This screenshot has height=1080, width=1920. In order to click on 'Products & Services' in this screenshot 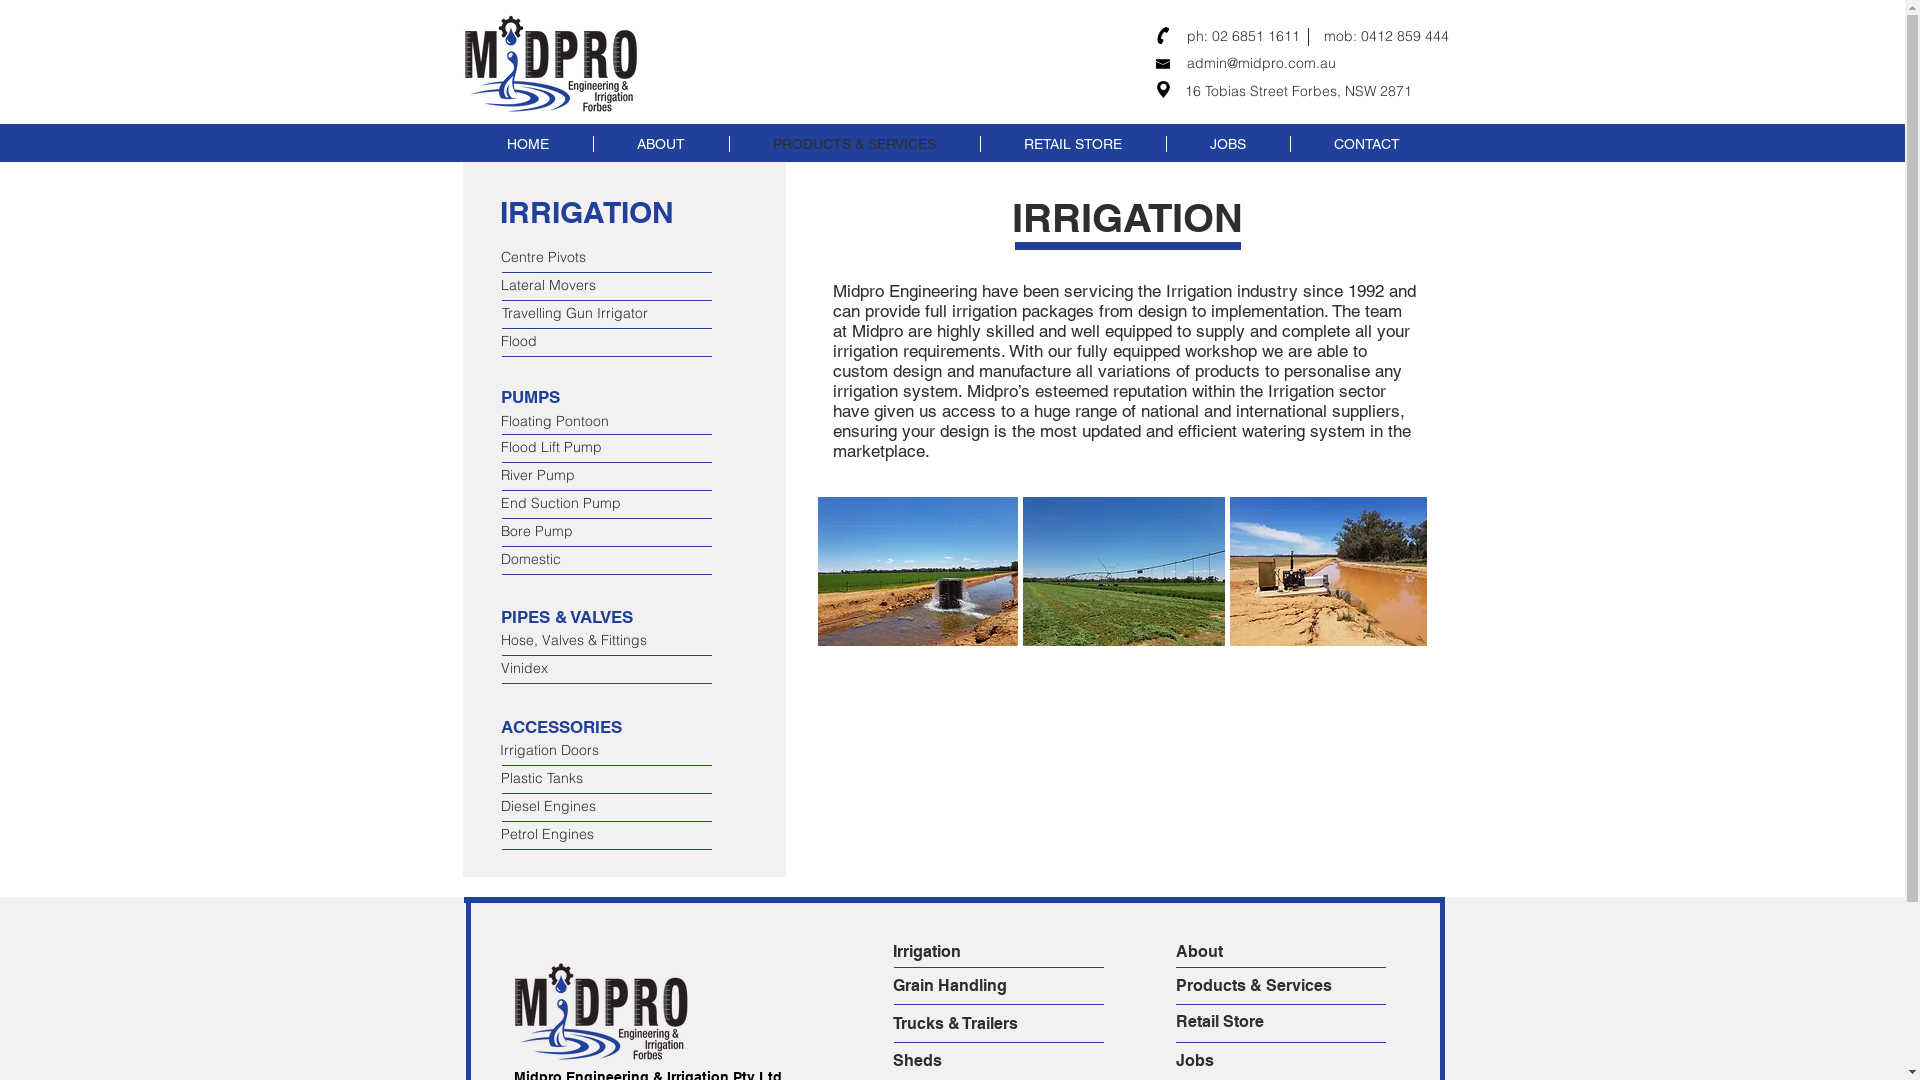, I will do `click(1252, 985)`.